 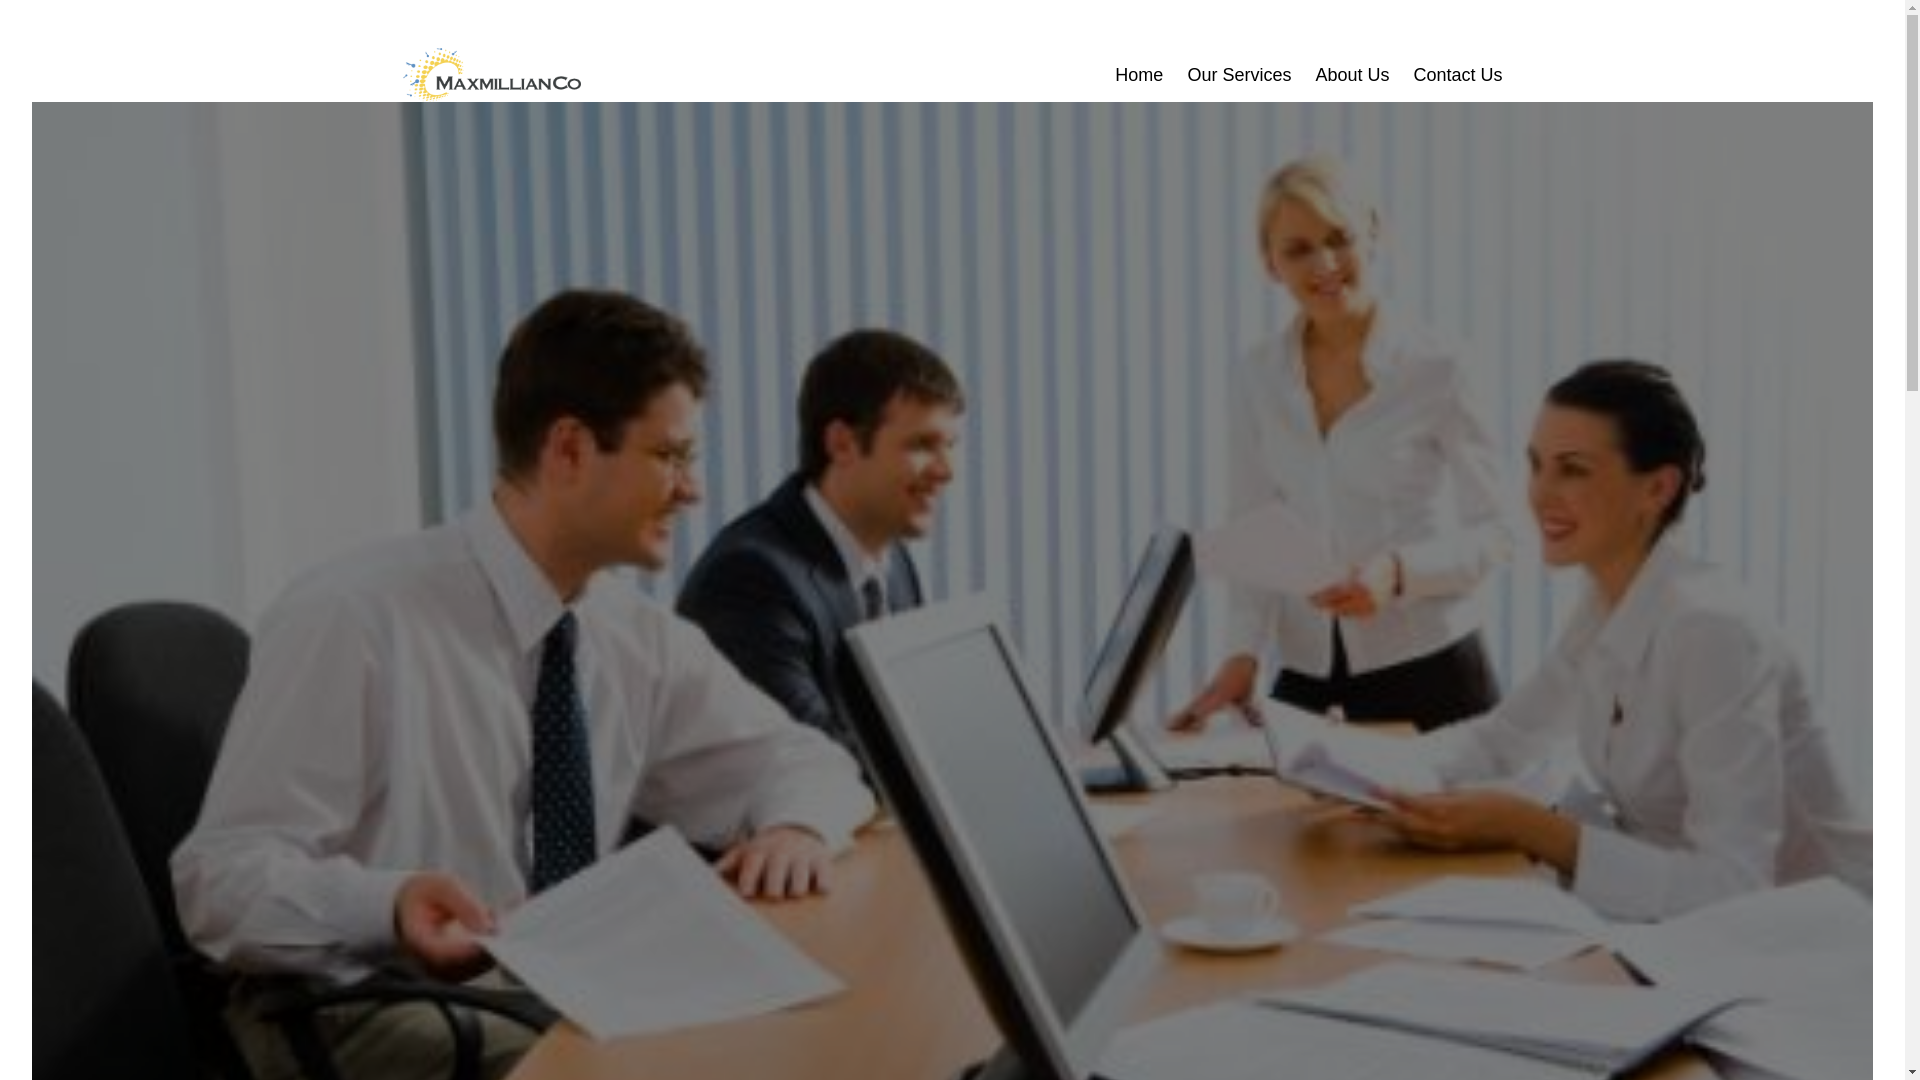 What do you see at coordinates (1457, 74) in the screenshot?
I see `'Contact Us'` at bounding box center [1457, 74].